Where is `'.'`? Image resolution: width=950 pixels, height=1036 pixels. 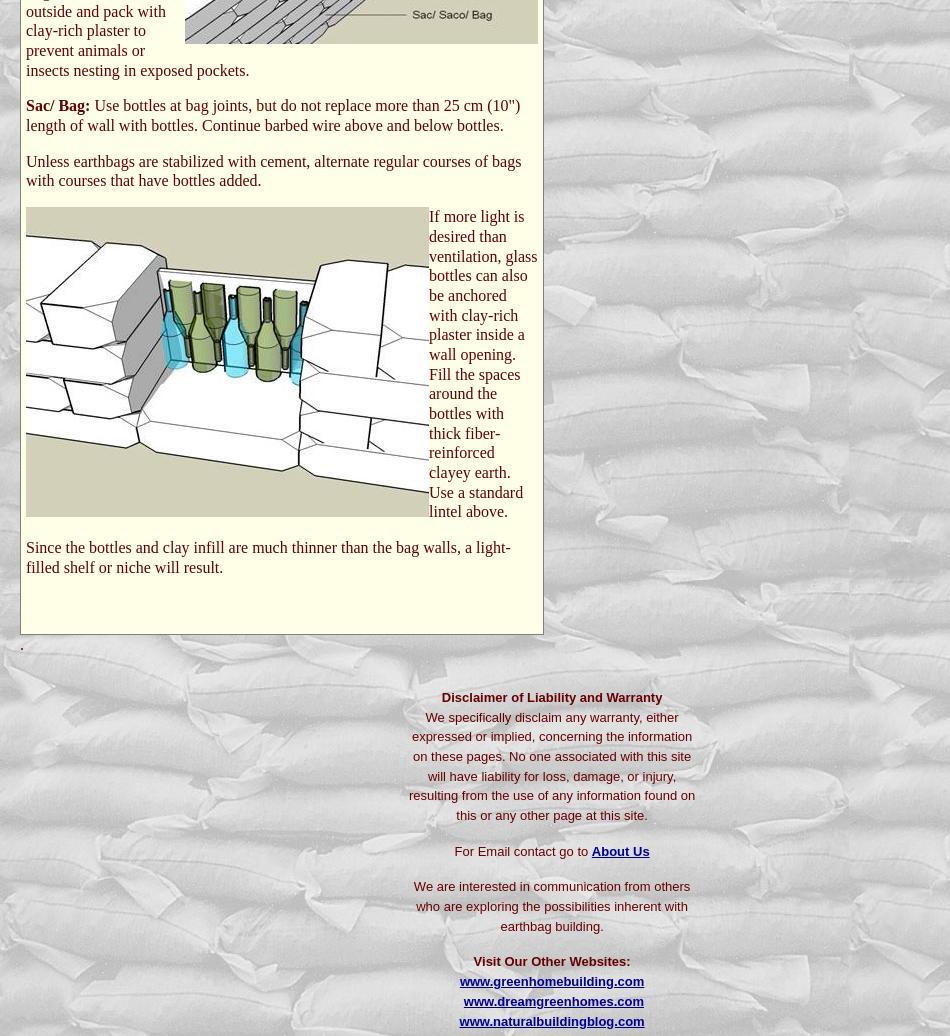 '.' is located at coordinates (22, 644).